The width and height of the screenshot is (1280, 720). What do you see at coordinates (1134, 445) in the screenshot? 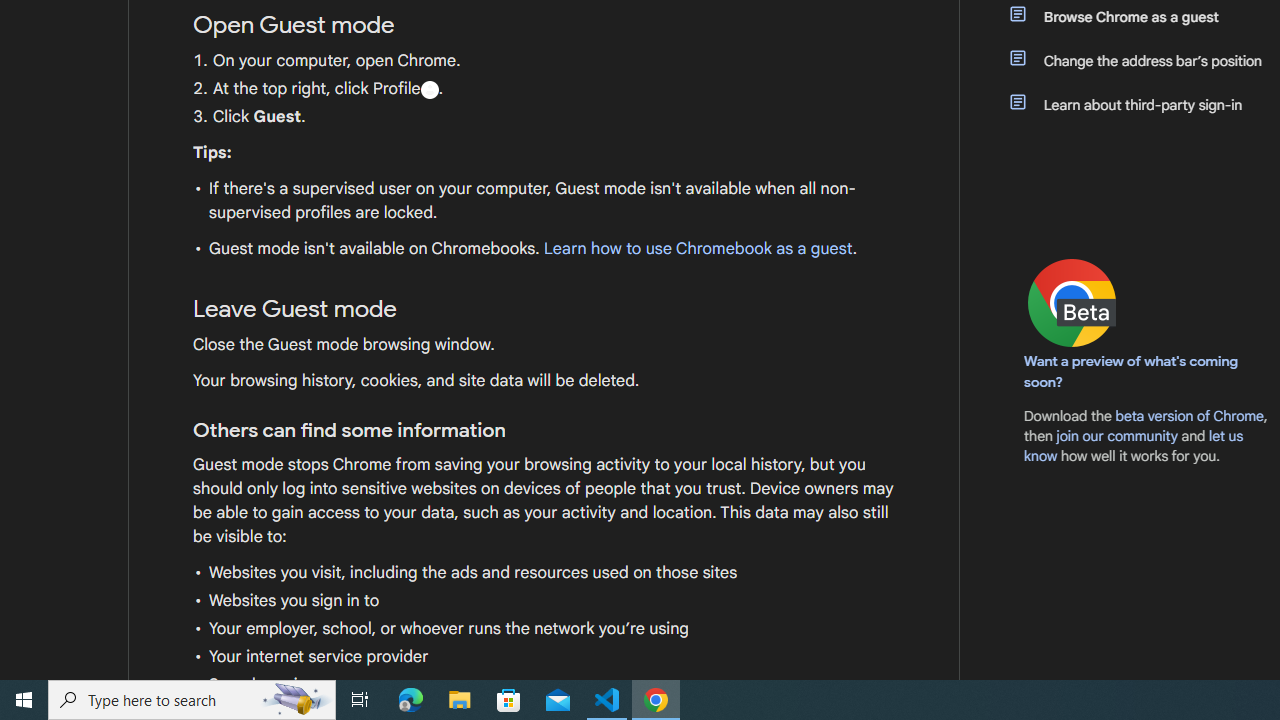
I see `'let us know'` at bounding box center [1134, 445].